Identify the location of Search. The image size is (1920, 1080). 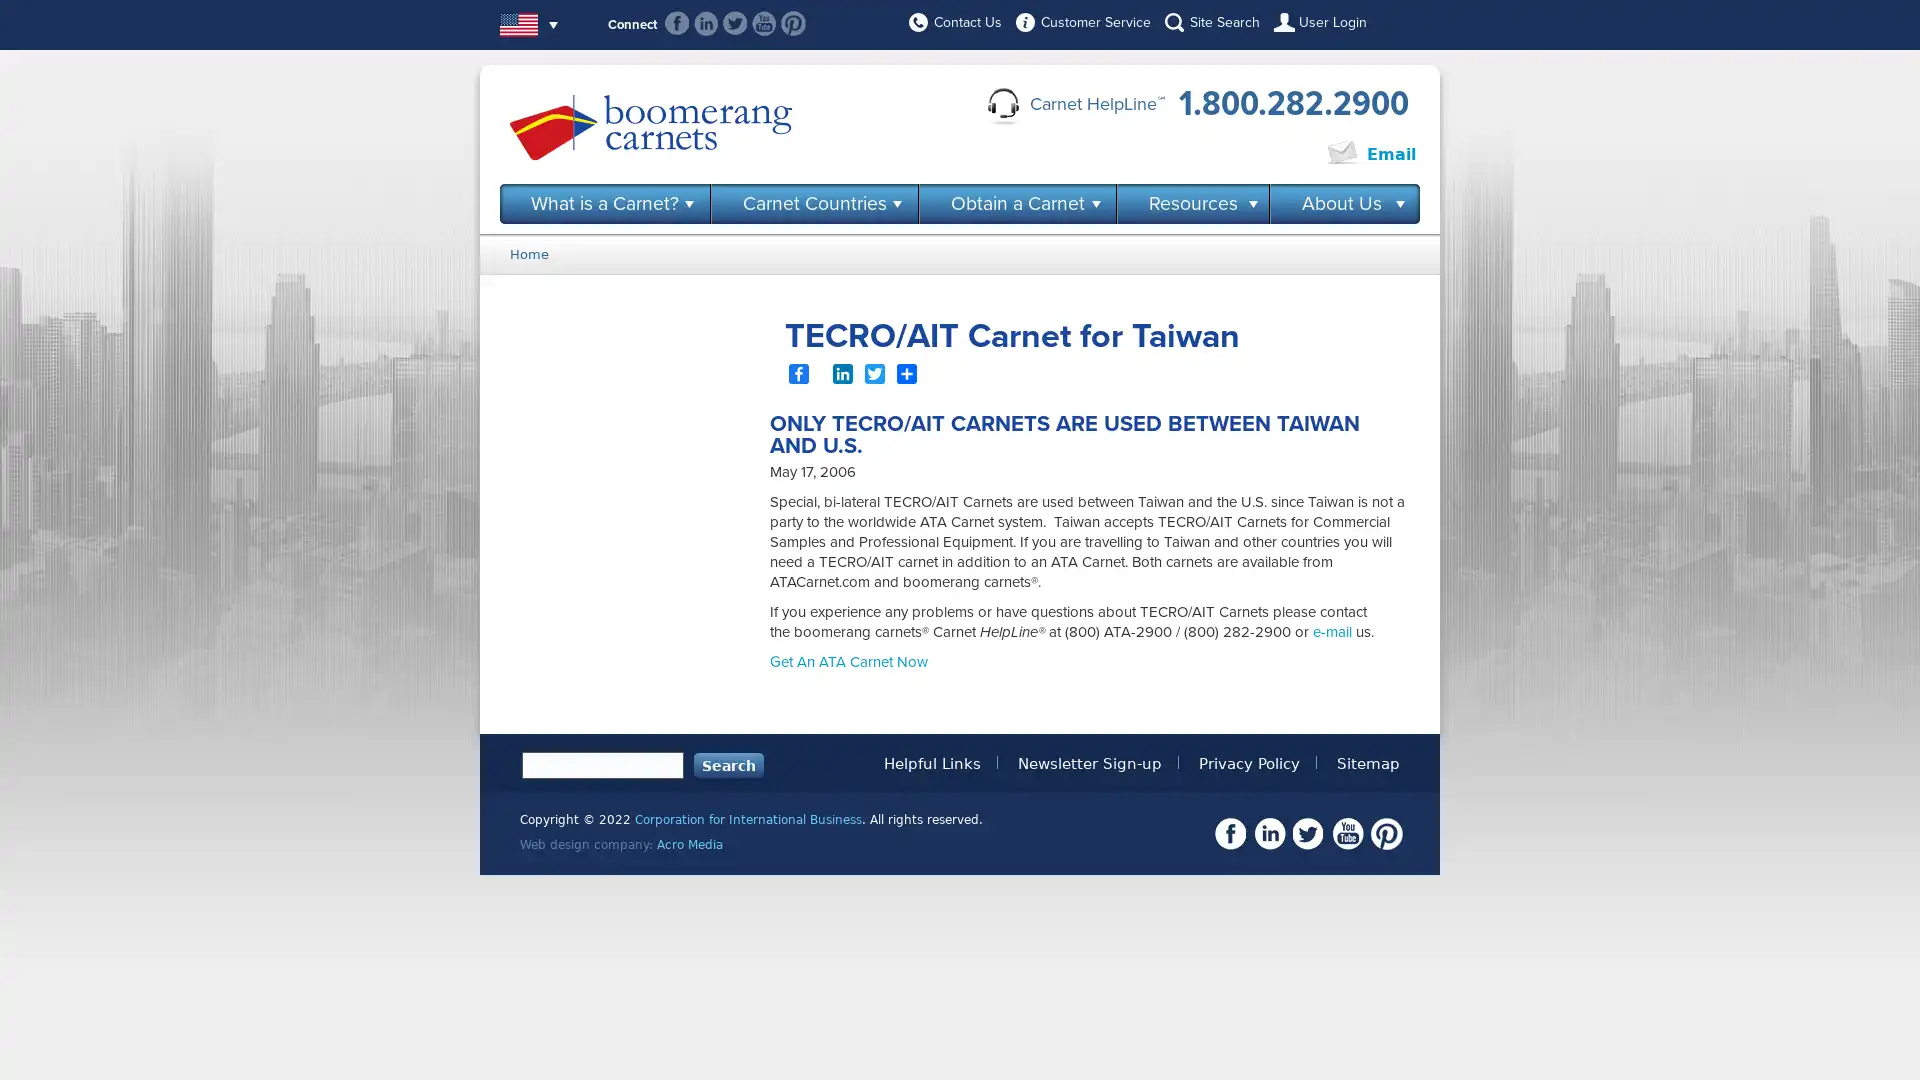
(728, 764).